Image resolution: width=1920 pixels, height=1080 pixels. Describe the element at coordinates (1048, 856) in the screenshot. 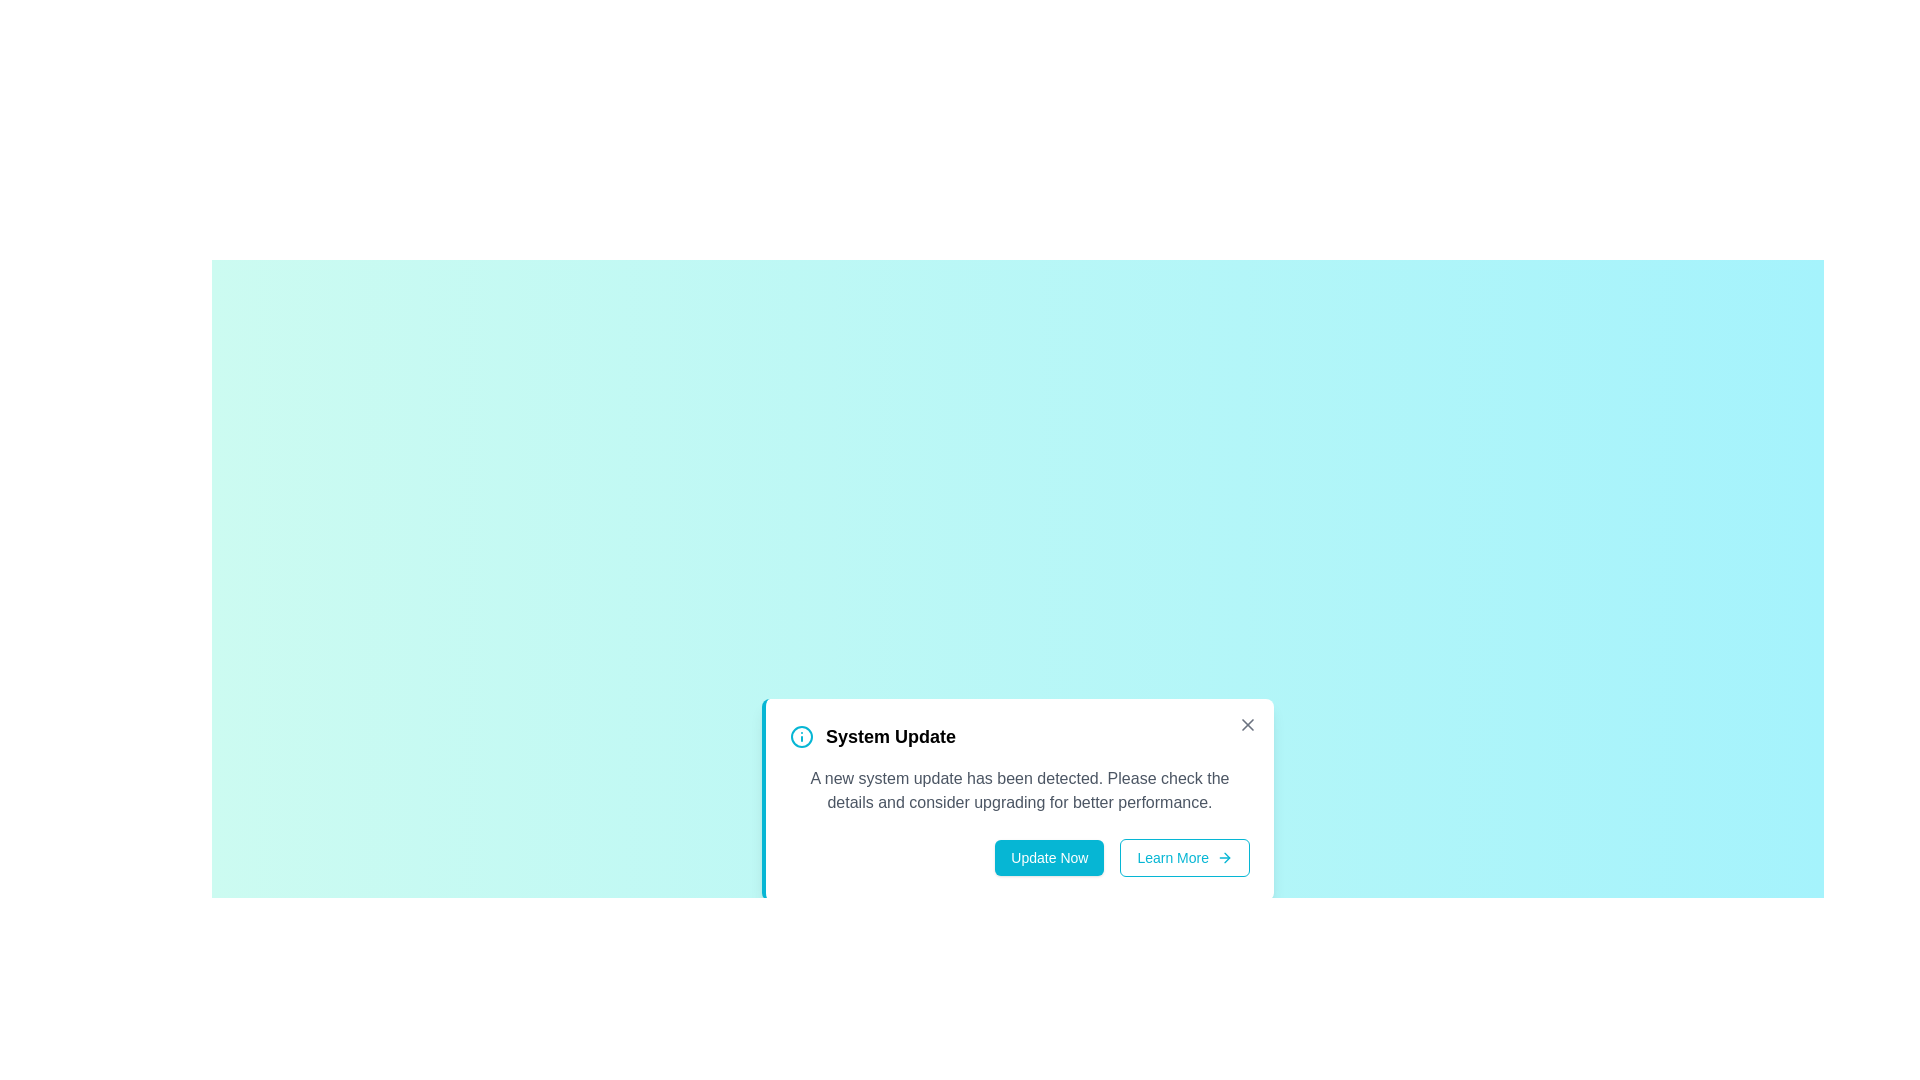

I see `the 'Update Now' button to initiate the update process` at that location.